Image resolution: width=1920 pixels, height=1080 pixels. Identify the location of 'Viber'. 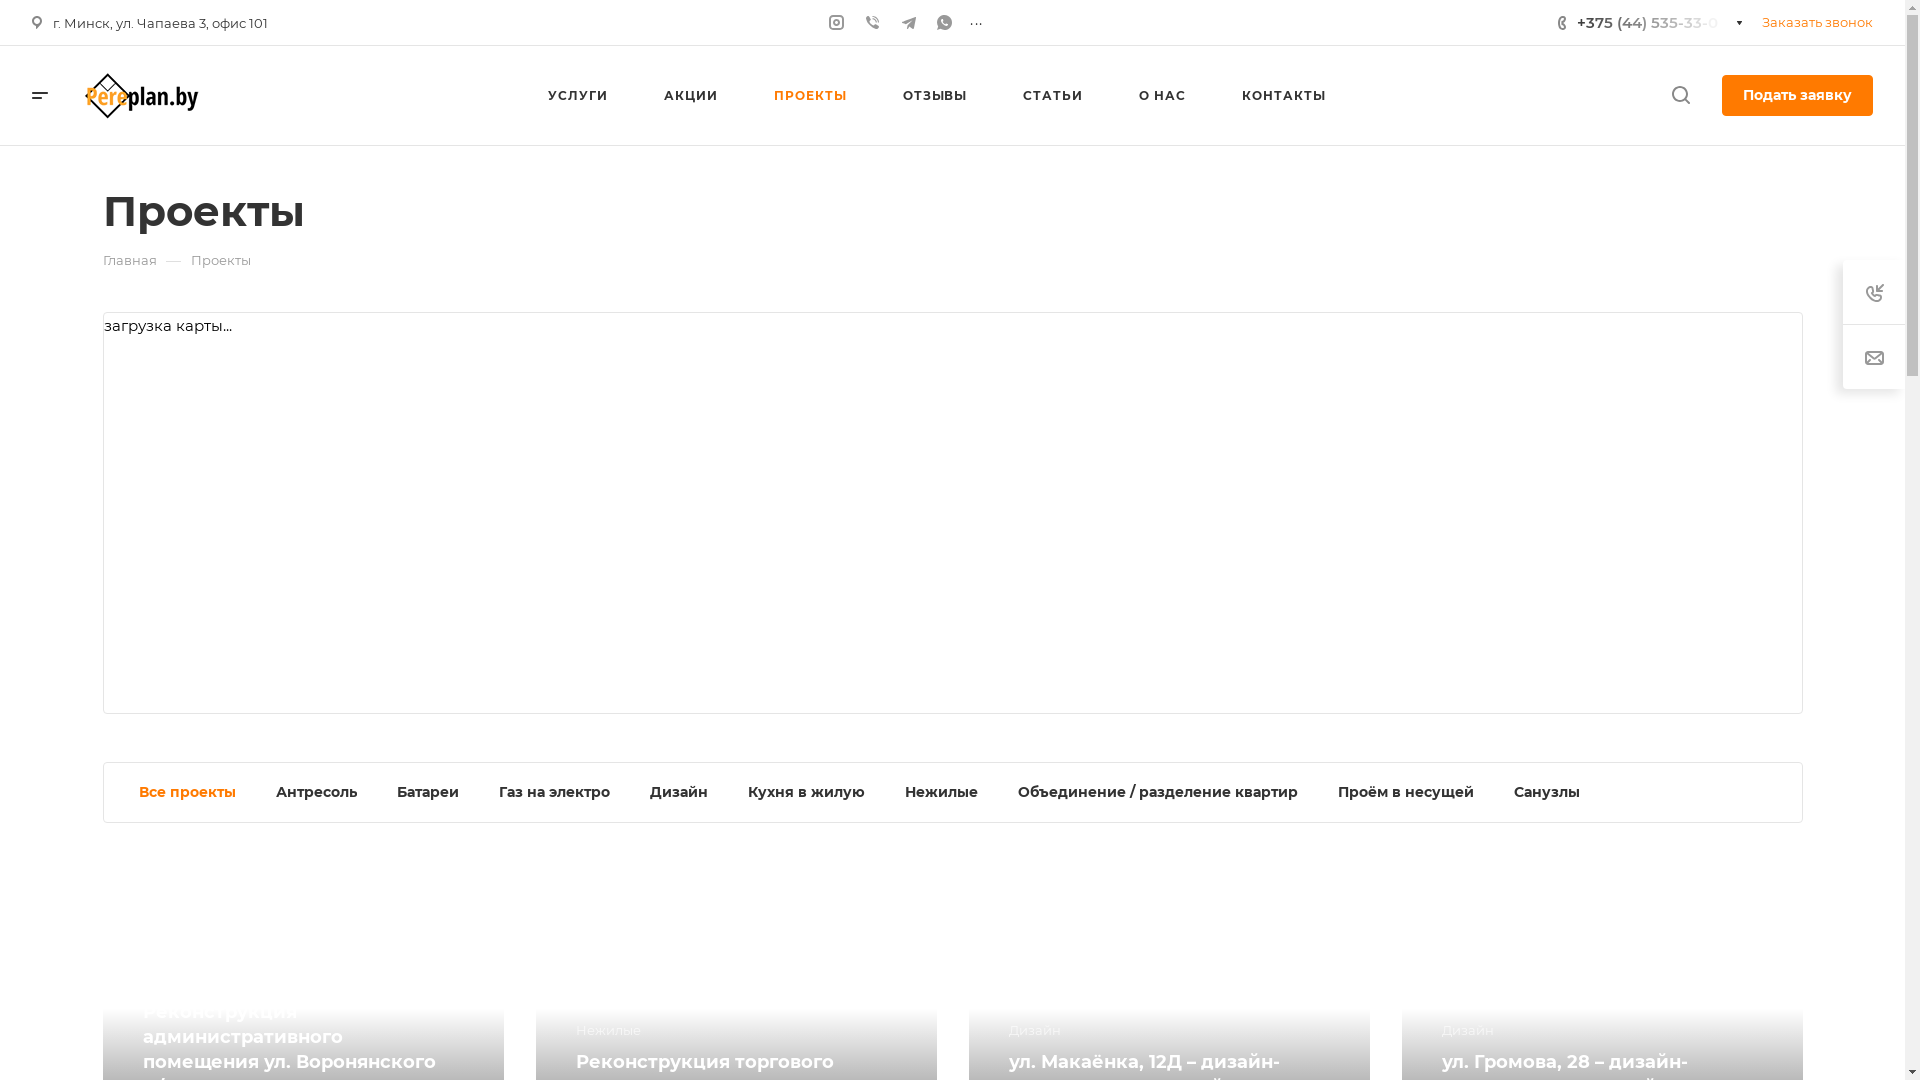
(873, 22).